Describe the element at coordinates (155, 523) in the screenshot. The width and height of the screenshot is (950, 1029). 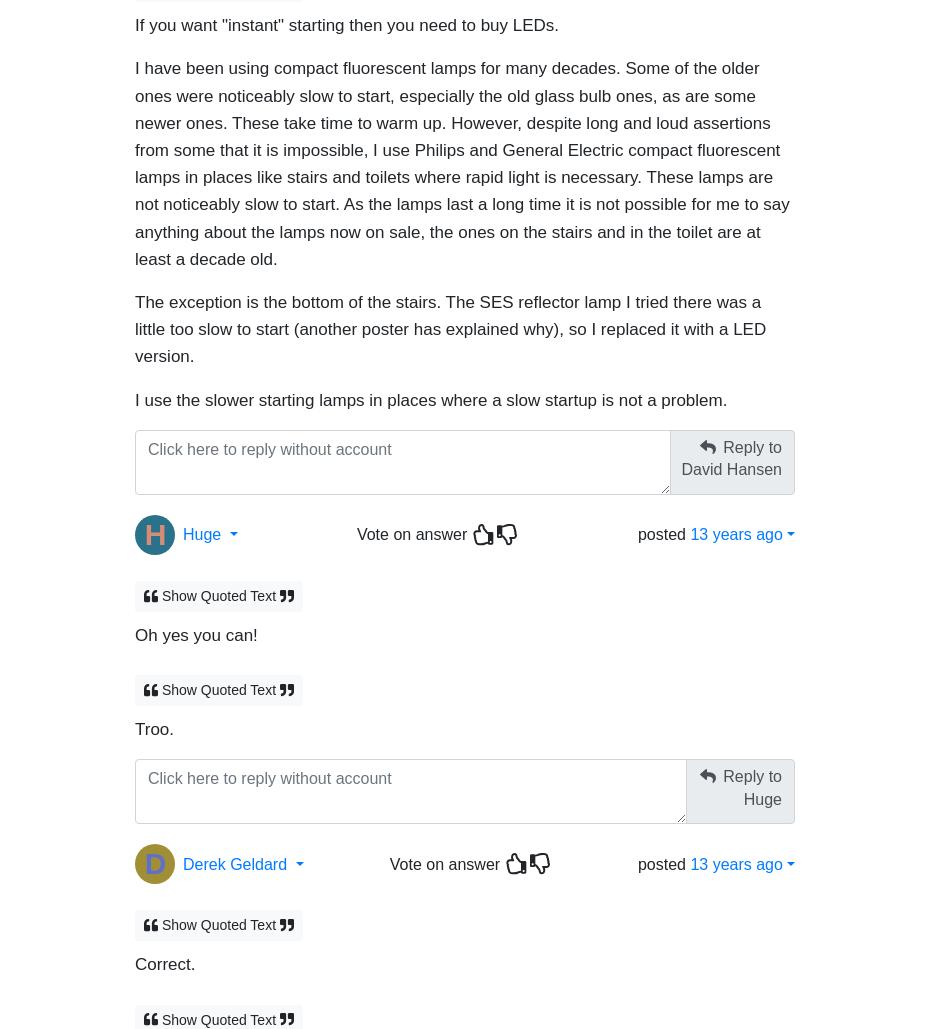
I see `'H'` at that location.